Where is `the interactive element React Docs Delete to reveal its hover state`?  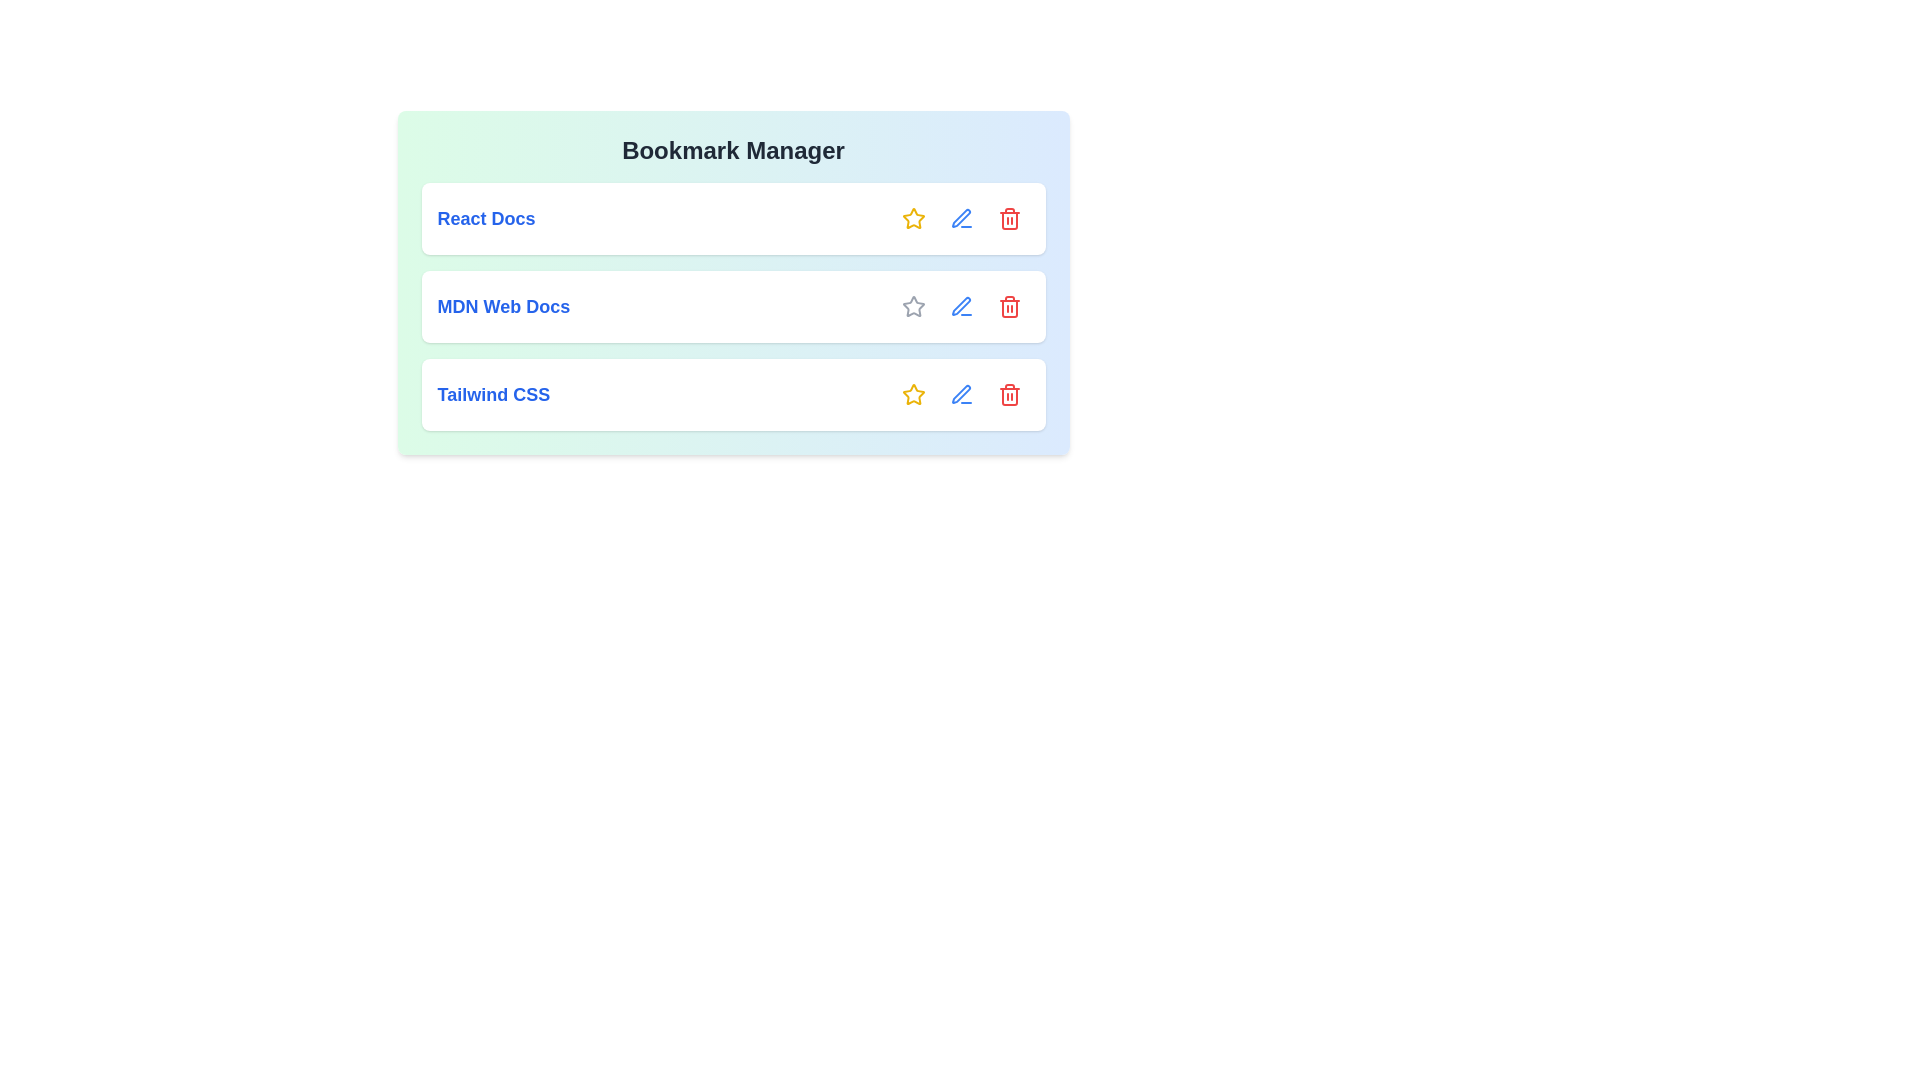 the interactive element React Docs Delete to reveal its hover state is located at coordinates (1009, 219).